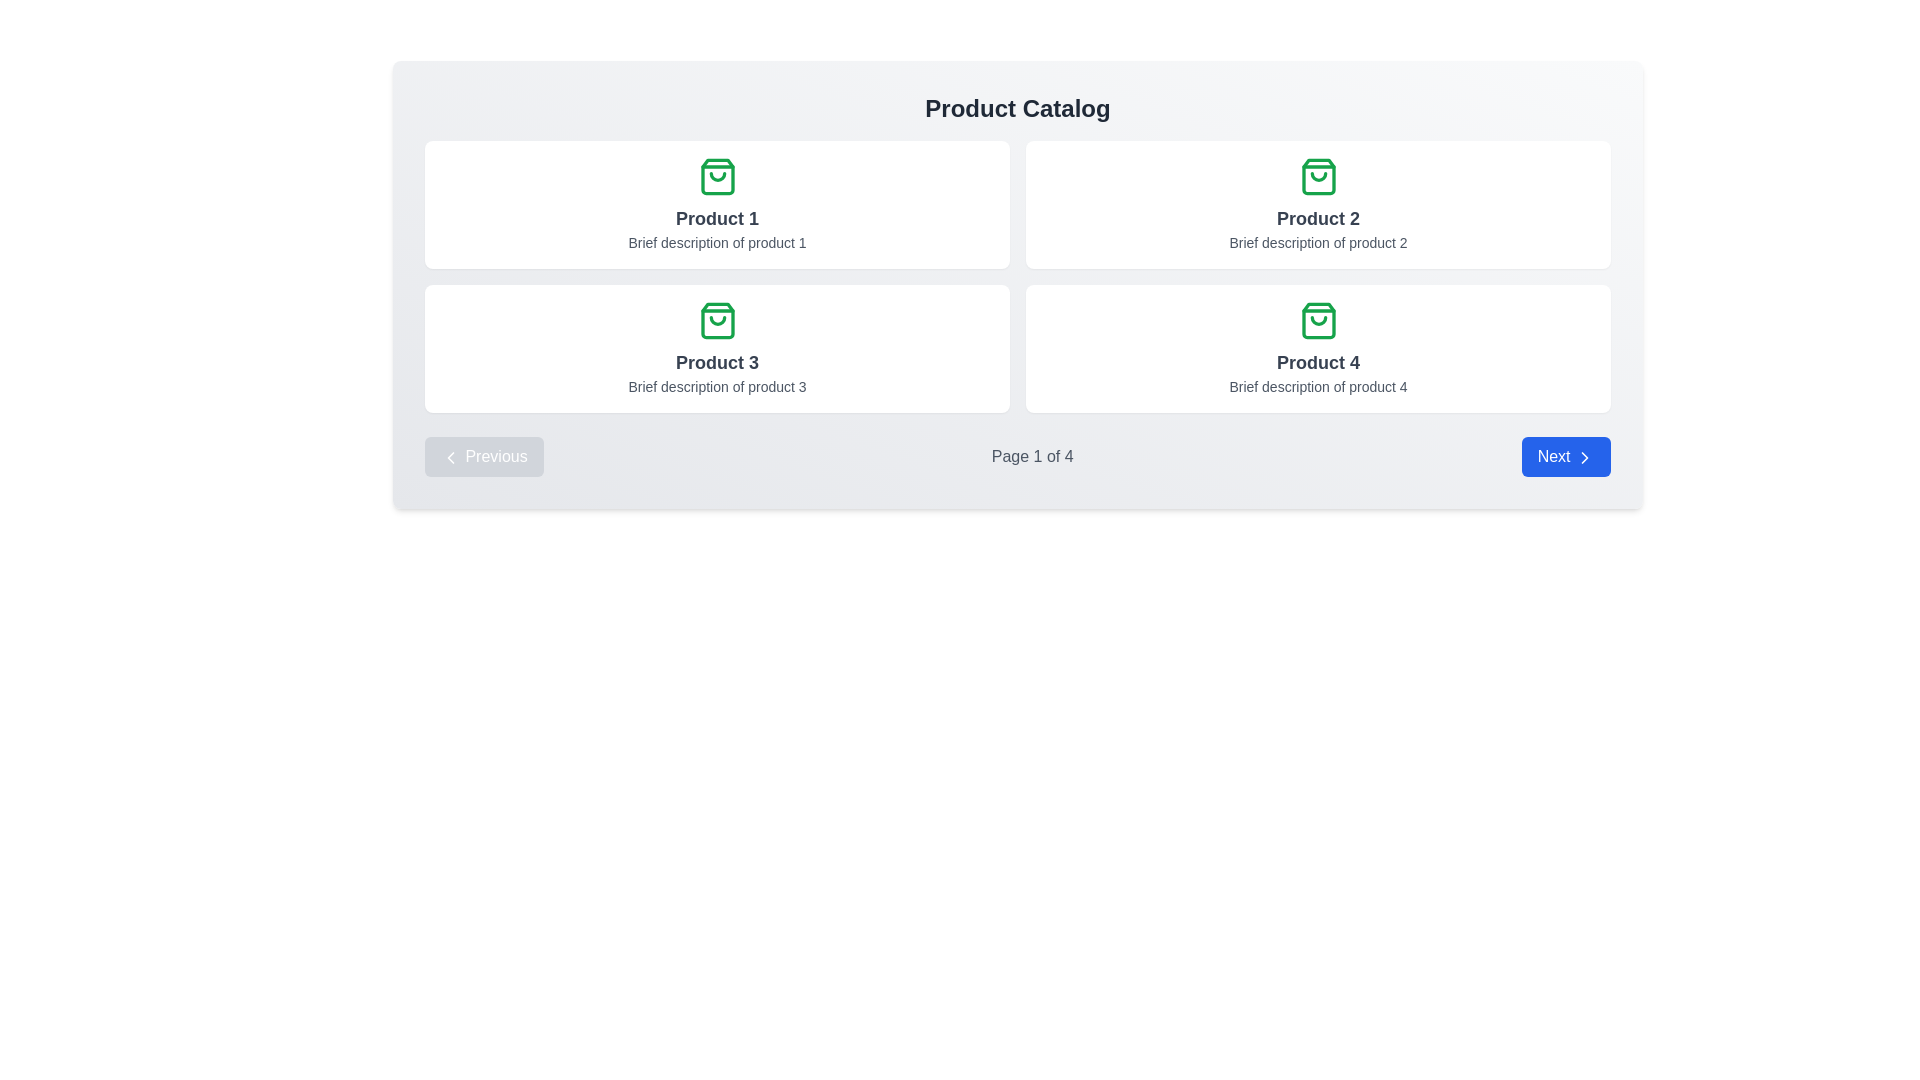  Describe the element at coordinates (717, 242) in the screenshot. I see `the text label containing the phrase 'Brief description of product 1', which is located below the title 'Product 1' in the first row, first column of the catalog grid` at that location.